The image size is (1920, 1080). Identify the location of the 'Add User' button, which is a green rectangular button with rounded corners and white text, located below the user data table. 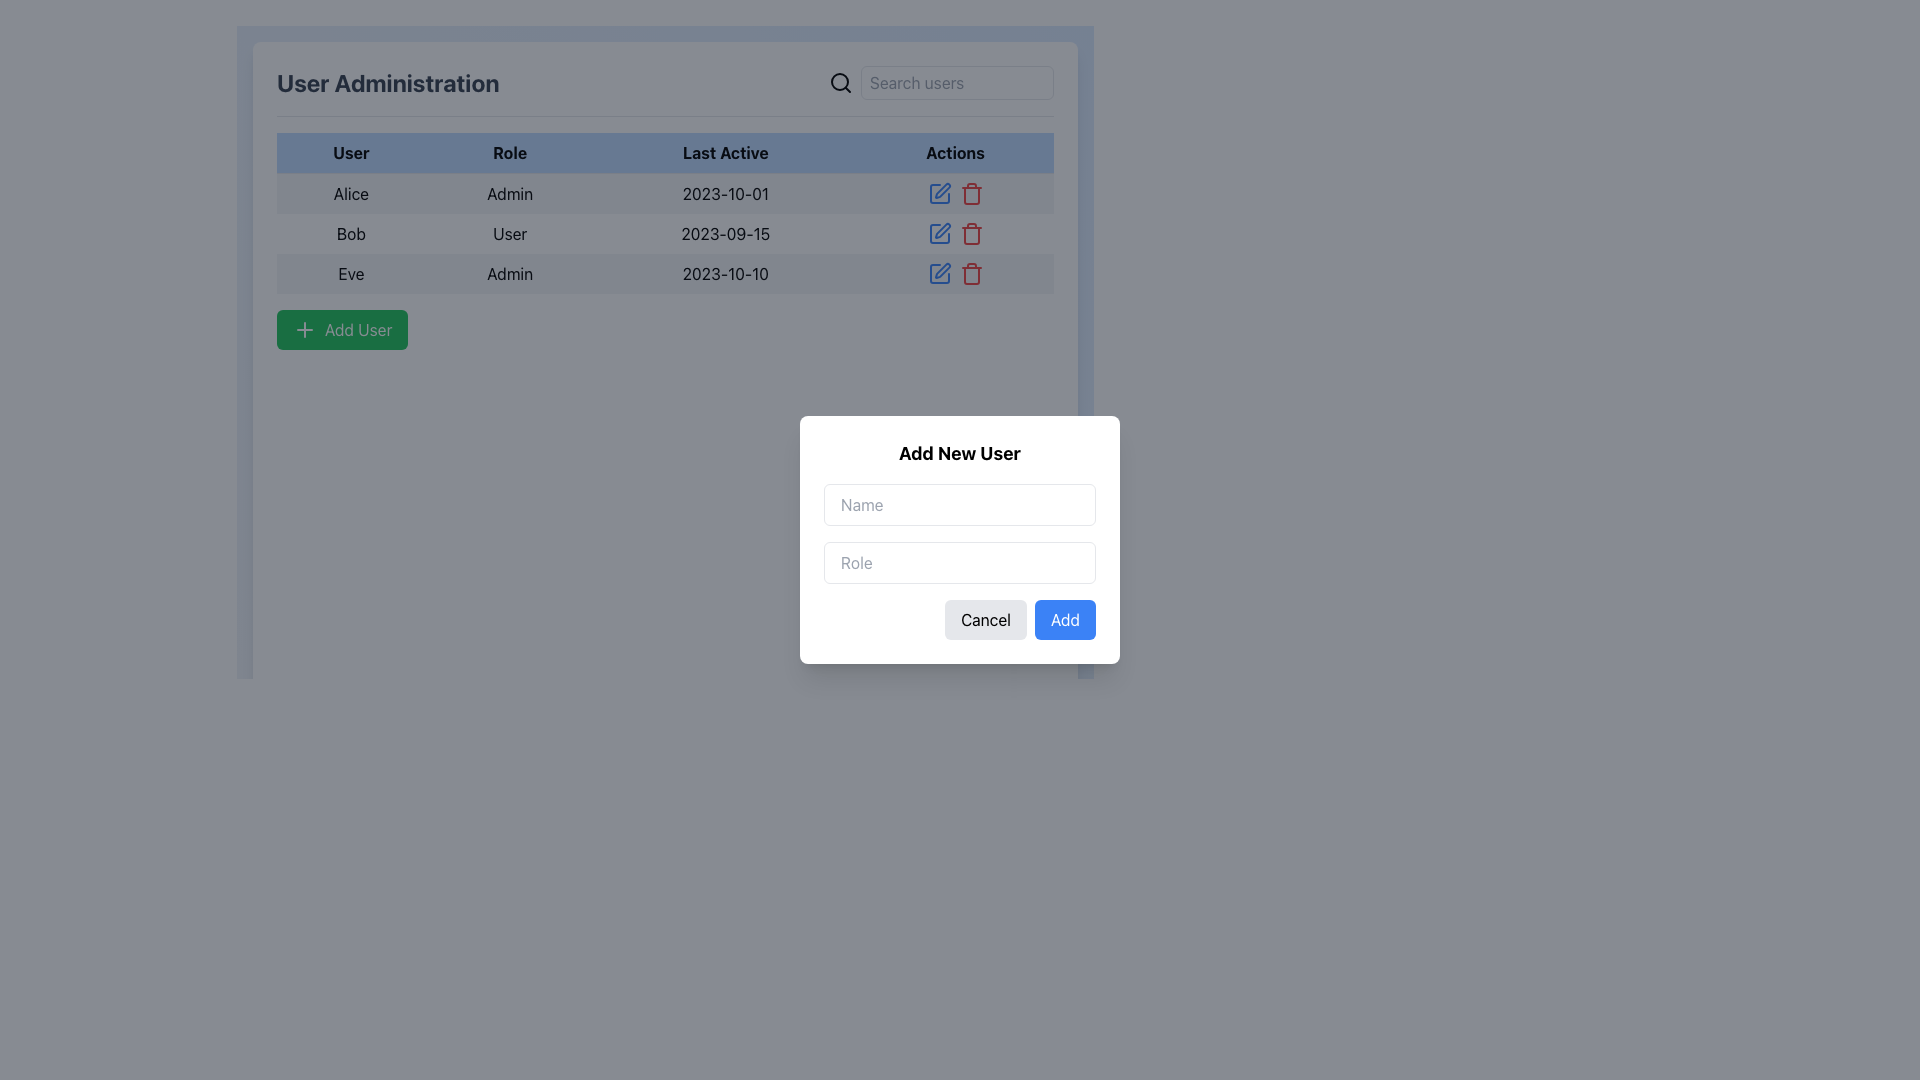
(342, 329).